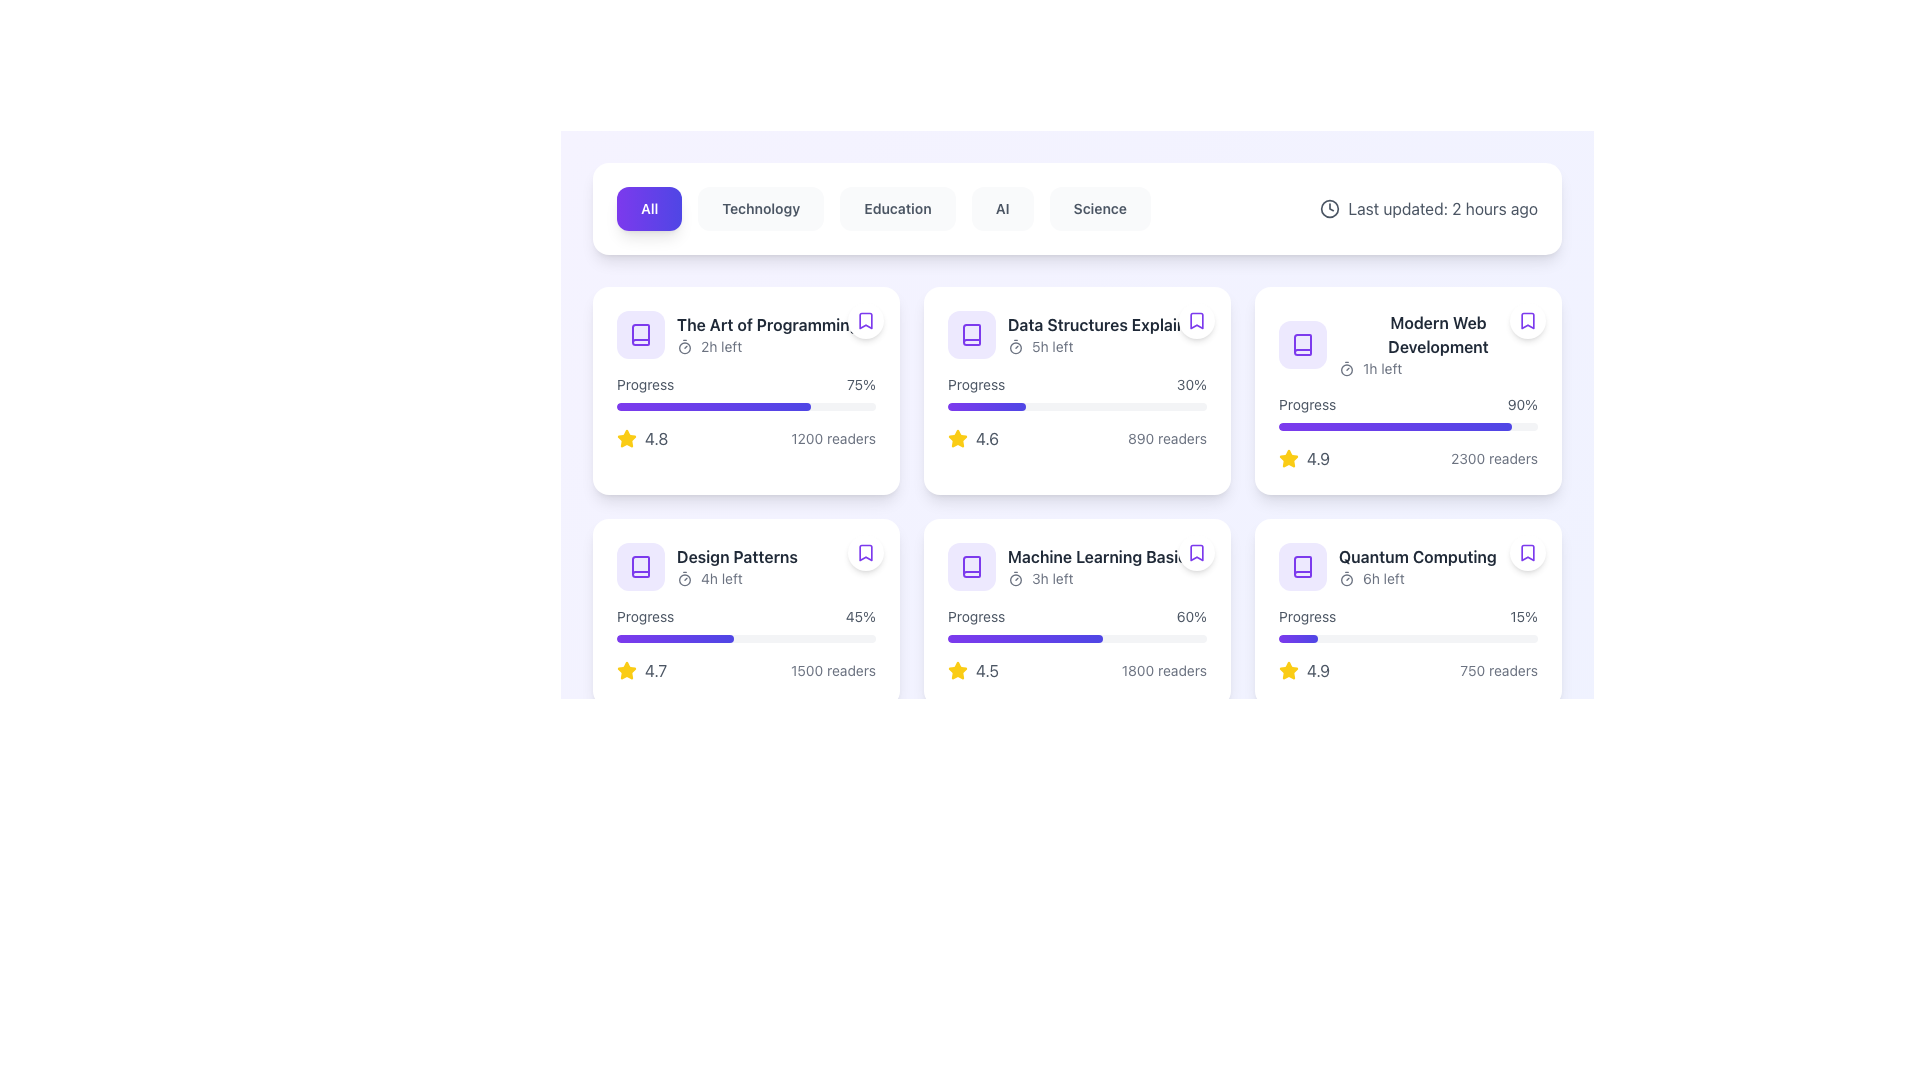  What do you see at coordinates (971, 567) in the screenshot?
I see `the book icon located in the second row, second column of the grid layout for the 'Machine Learning Basics' card to interact with it` at bounding box center [971, 567].